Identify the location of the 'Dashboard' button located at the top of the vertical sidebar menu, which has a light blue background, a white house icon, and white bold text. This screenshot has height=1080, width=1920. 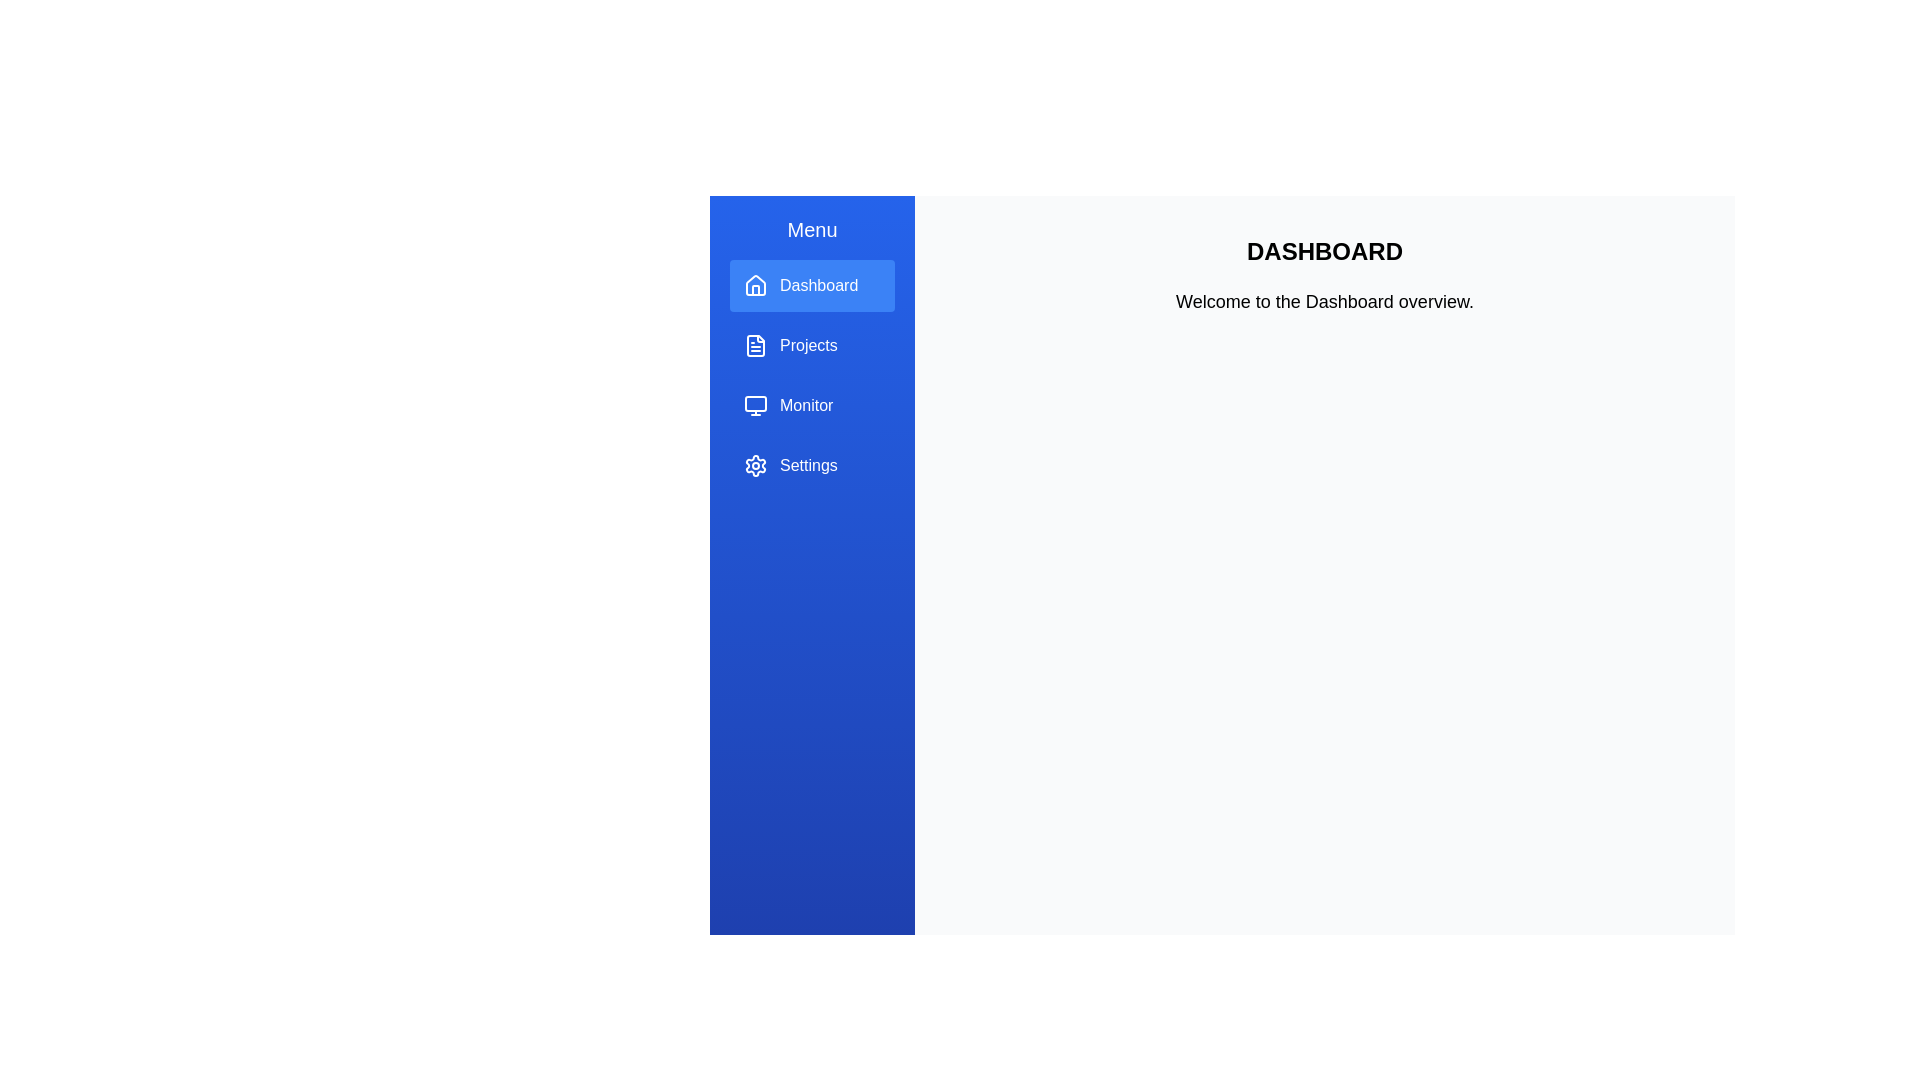
(812, 285).